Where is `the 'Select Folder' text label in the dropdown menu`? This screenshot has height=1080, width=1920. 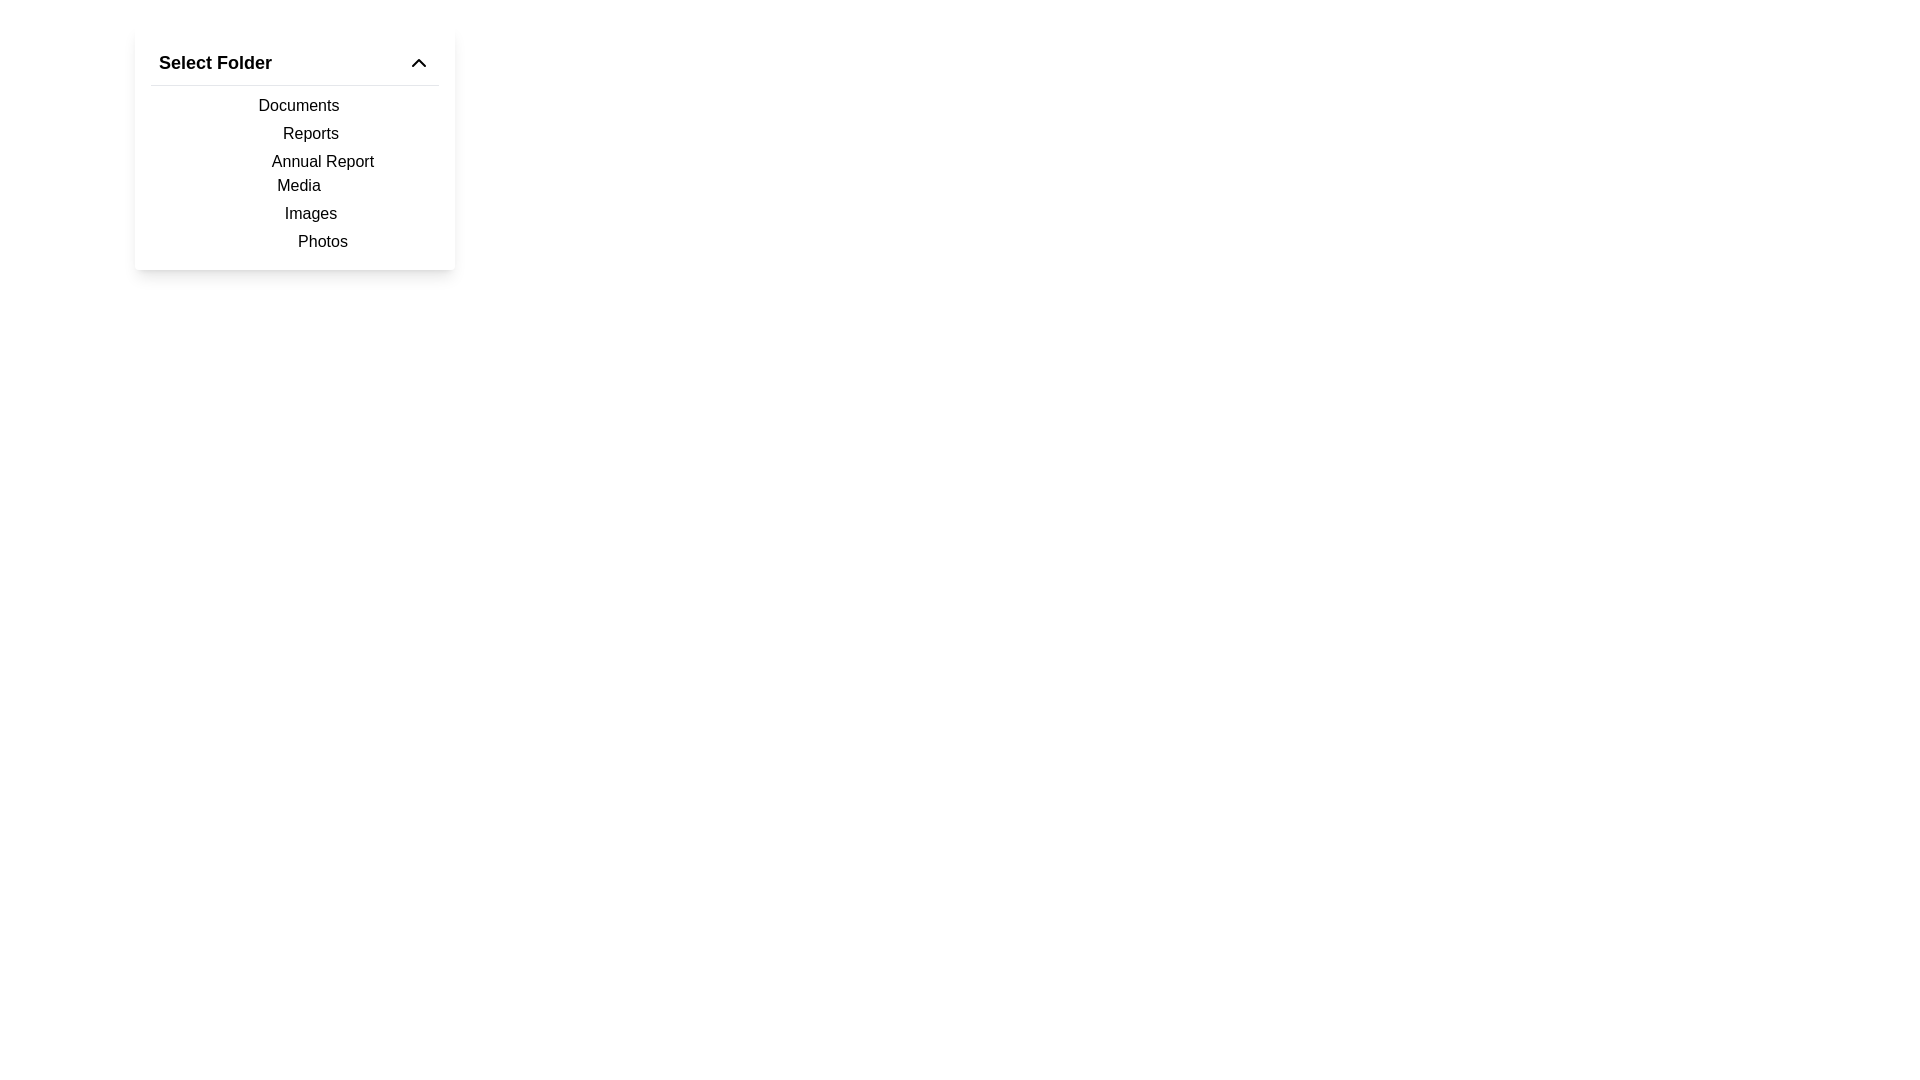 the 'Select Folder' text label in the dropdown menu is located at coordinates (215, 61).